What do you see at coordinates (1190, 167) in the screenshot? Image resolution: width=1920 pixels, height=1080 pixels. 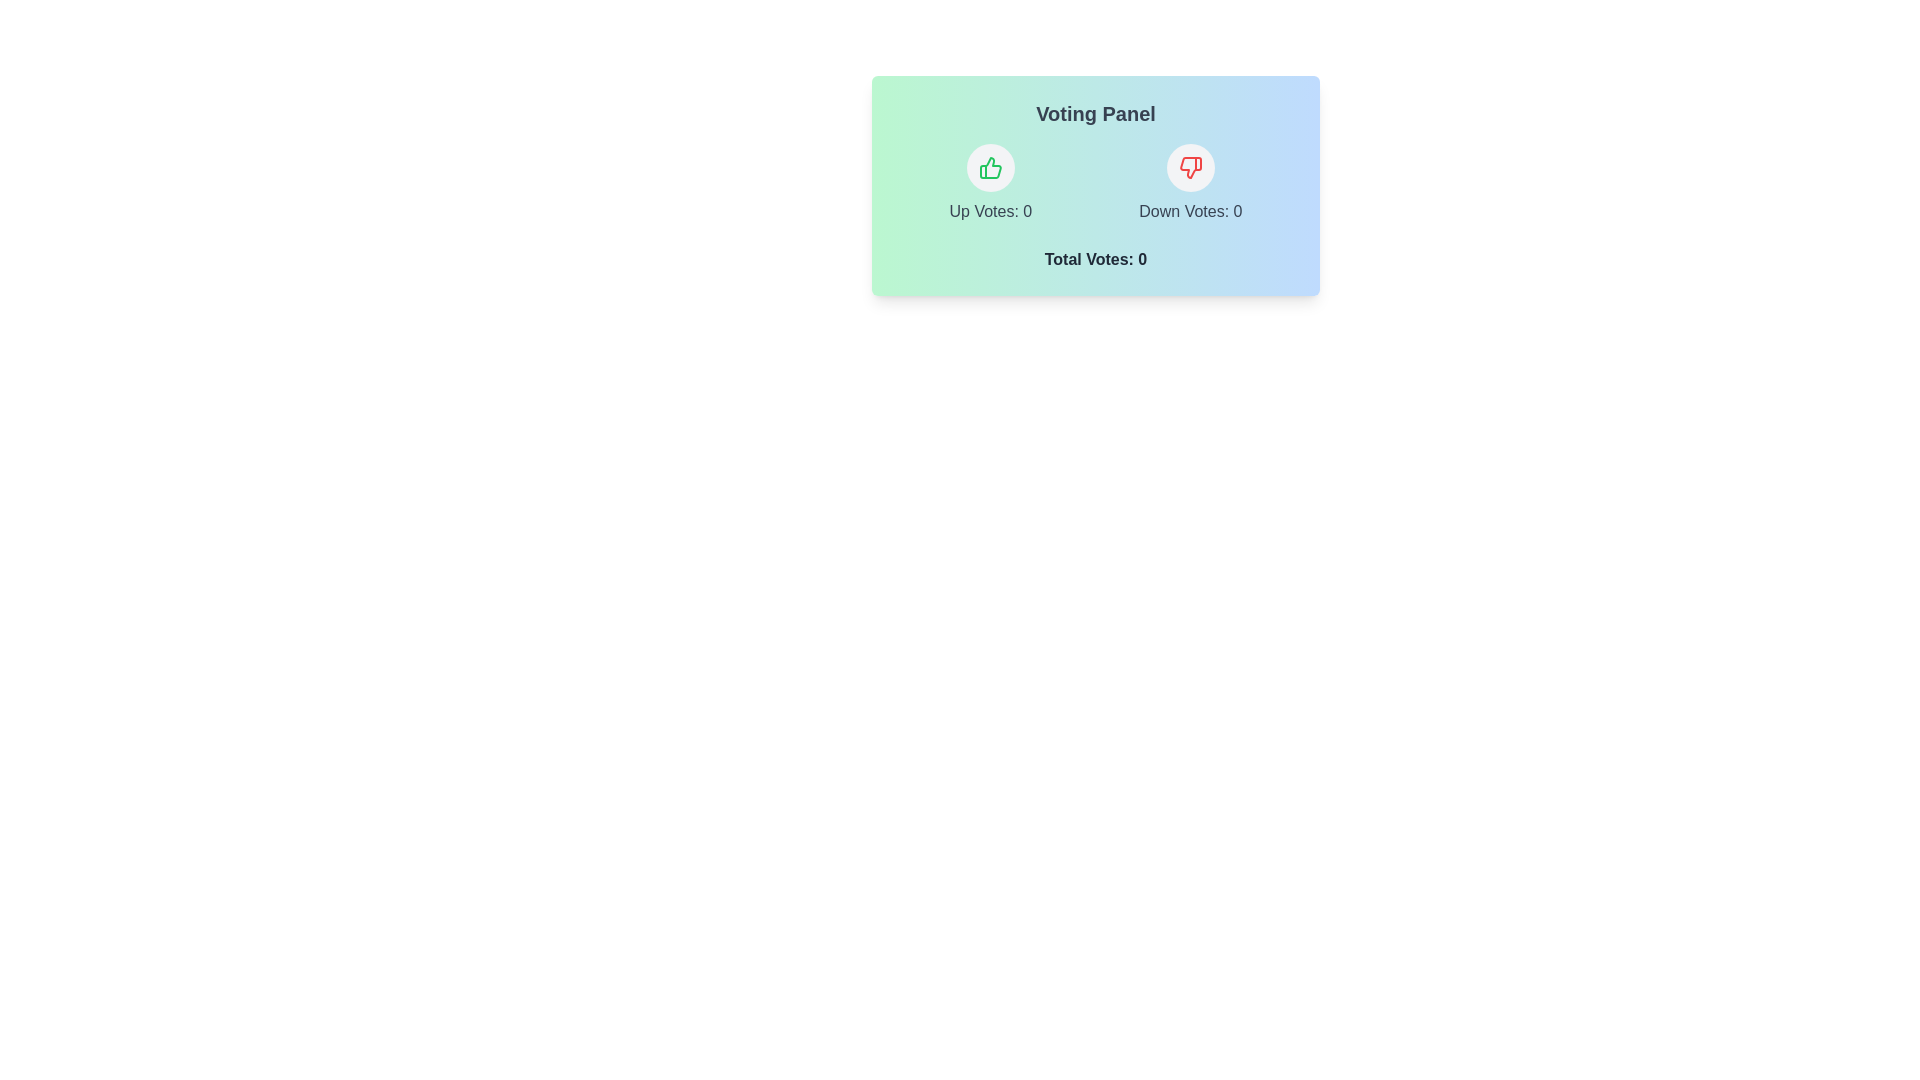 I see `the 'thumbs-down' icon button in the 'Down Votes' section of the voting panel, which is a minimalistic red icon depicting a thumbs-down gesture` at bounding box center [1190, 167].